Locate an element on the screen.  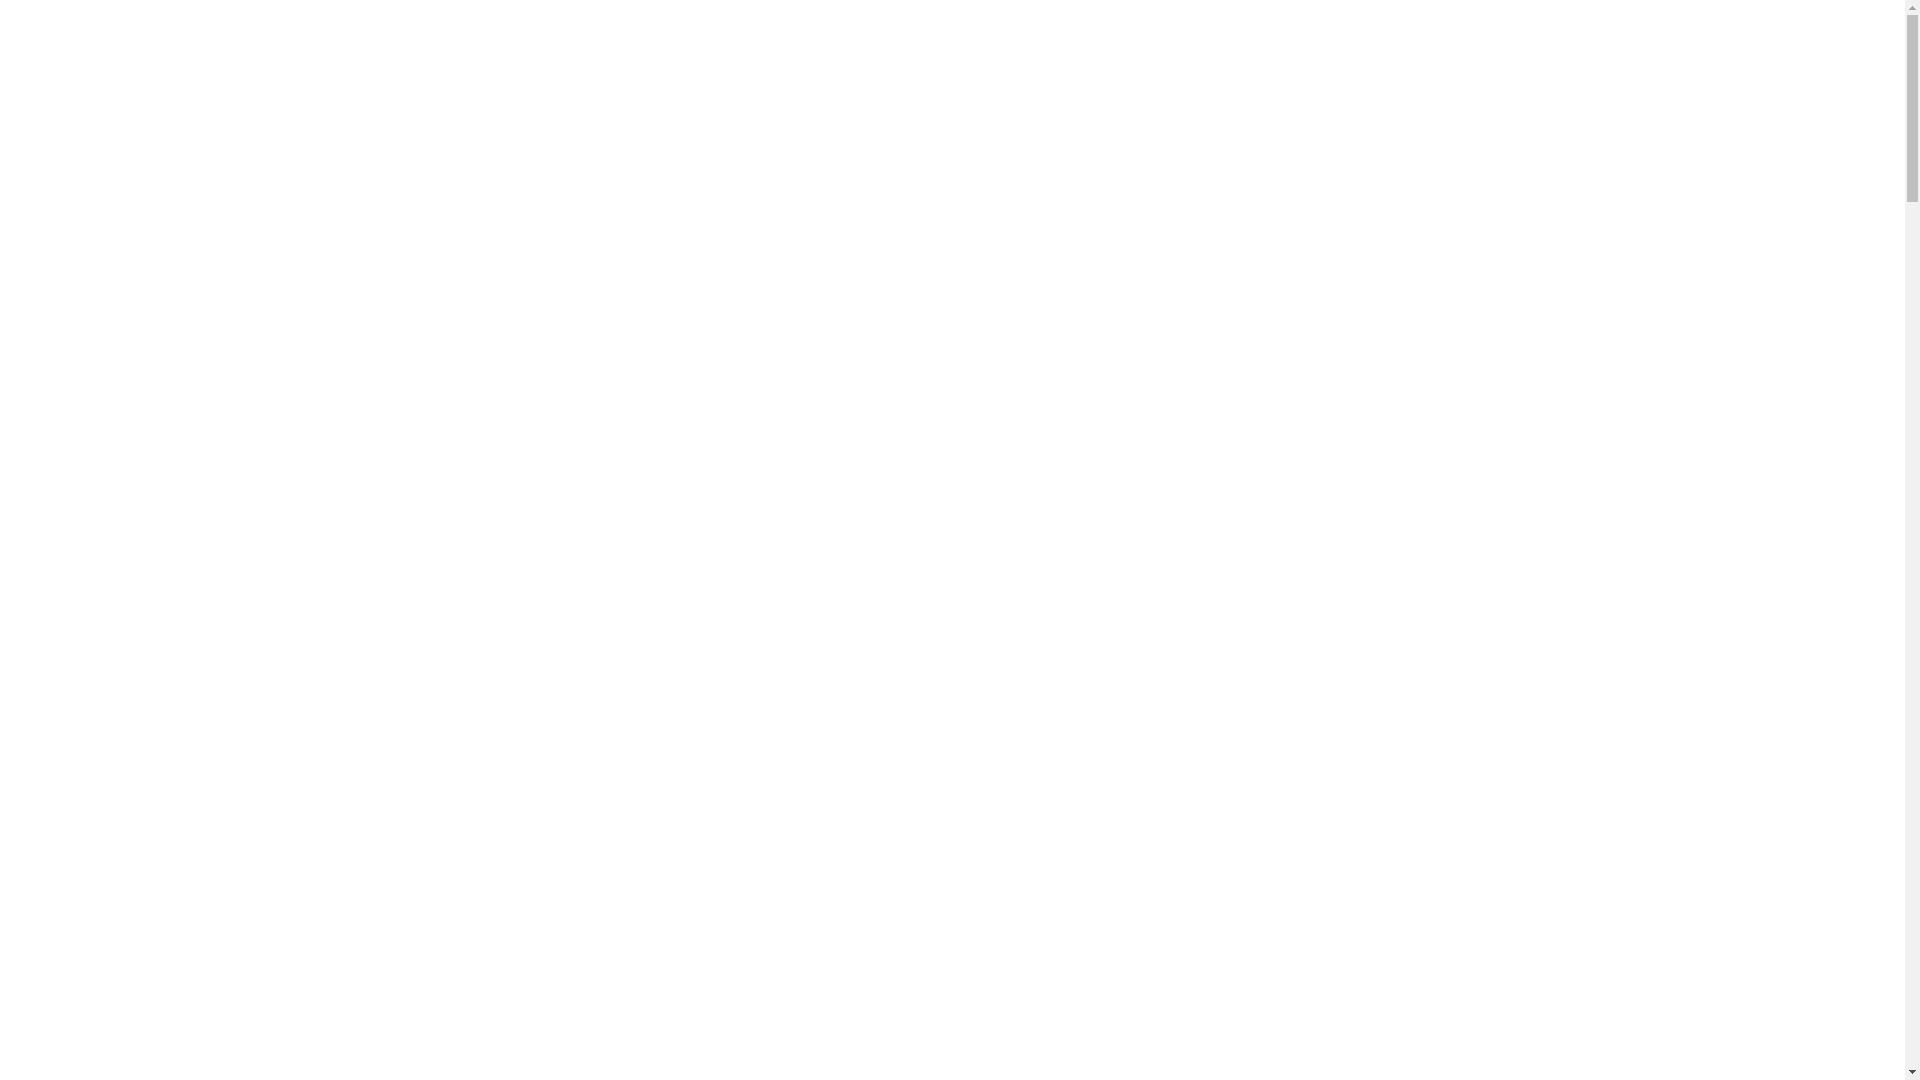
'WHOLESALE' is located at coordinates (1275, 37).